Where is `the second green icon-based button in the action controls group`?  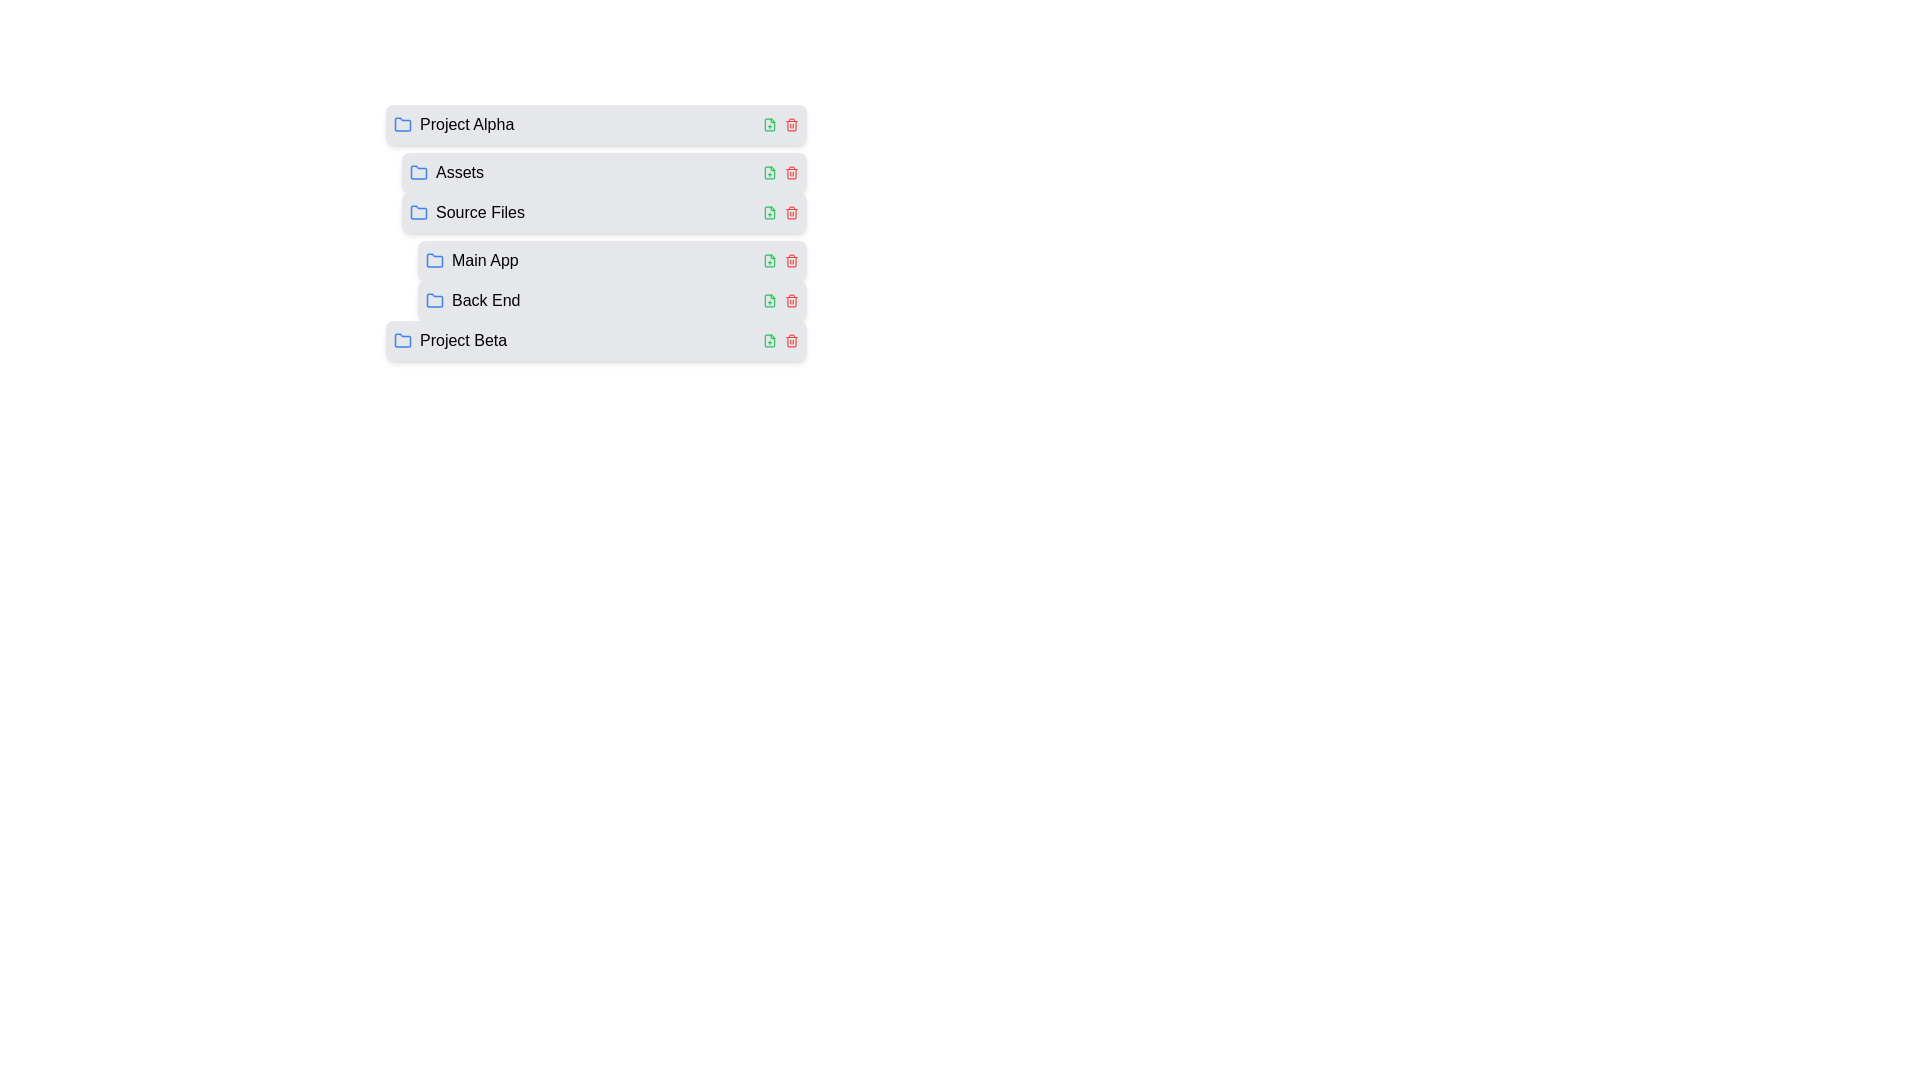
the second green icon-based button in the action controls group is located at coordinates (768, 339).